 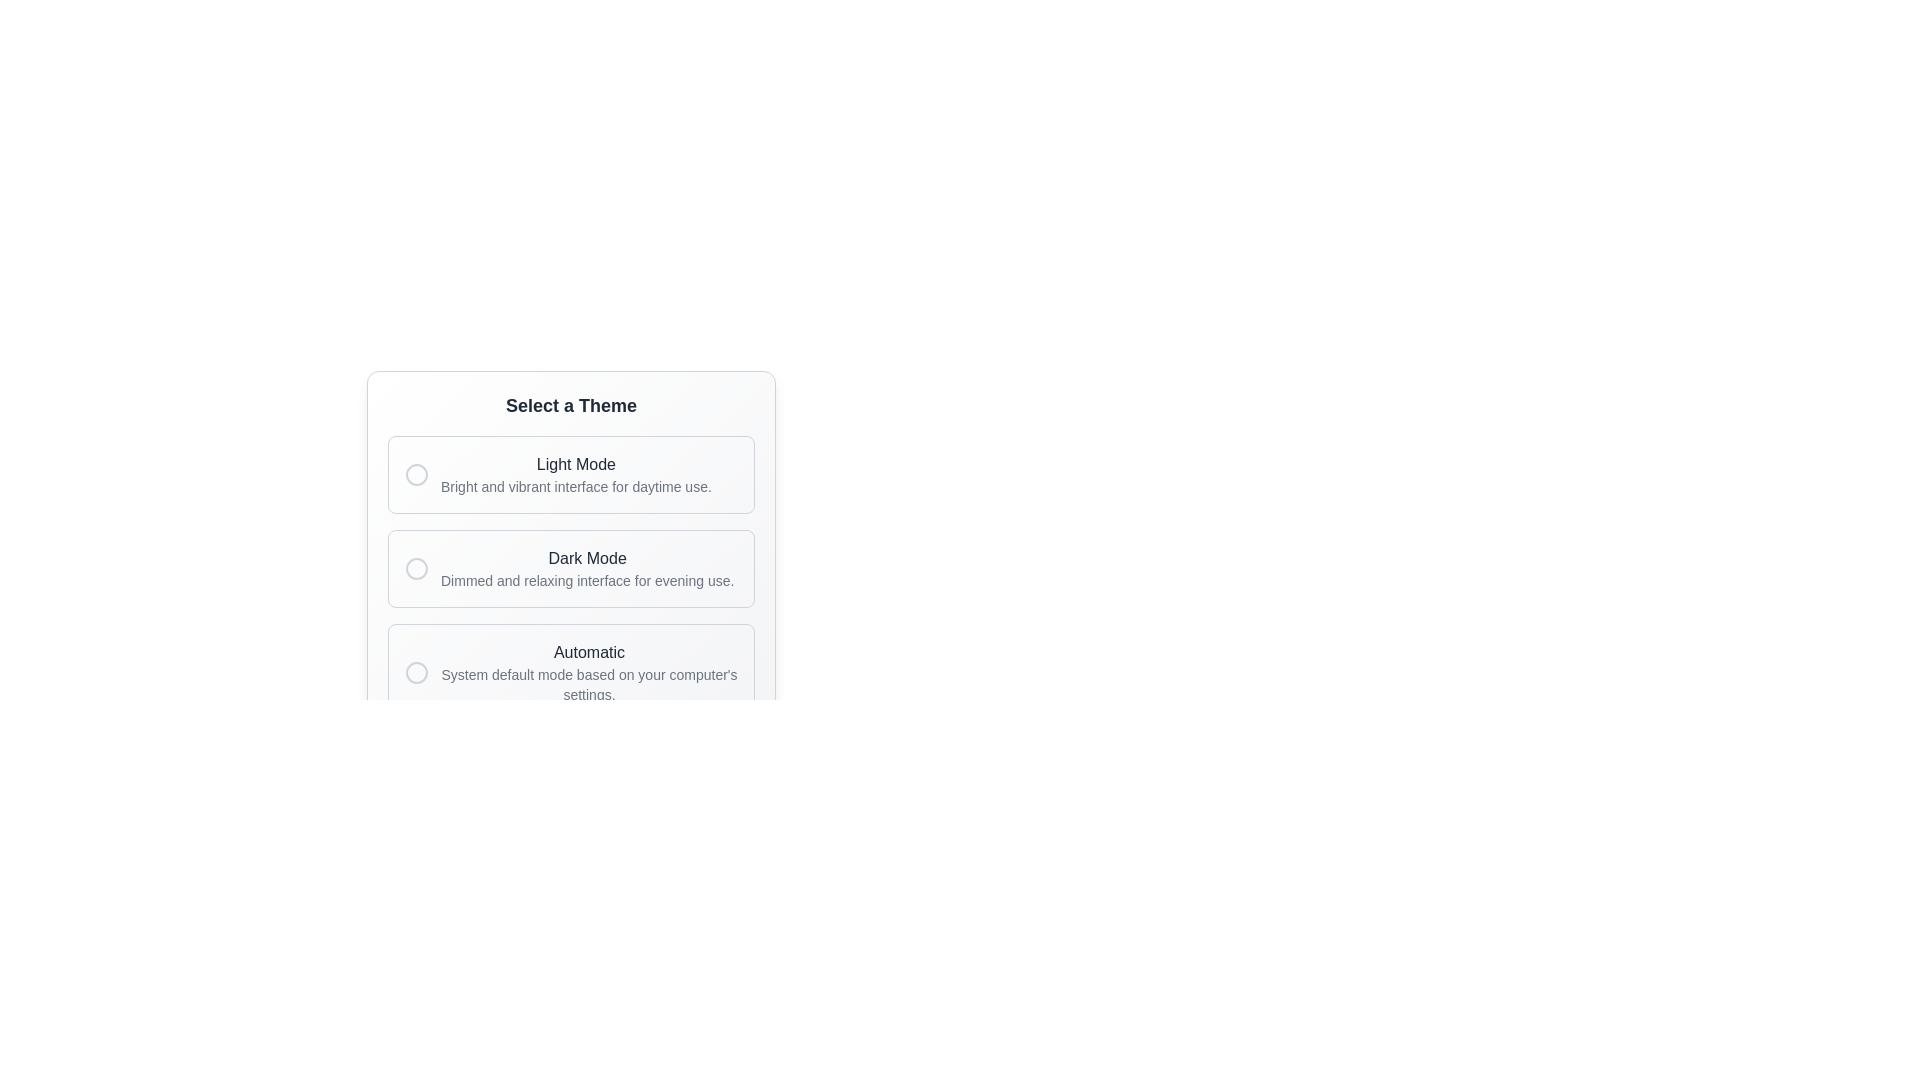 What do you see at coordinates (416, 569) in the screenshot?
I see `the circular radio button selection indicator for the 'Dark Mode' option` at bounding box center [416, 569].